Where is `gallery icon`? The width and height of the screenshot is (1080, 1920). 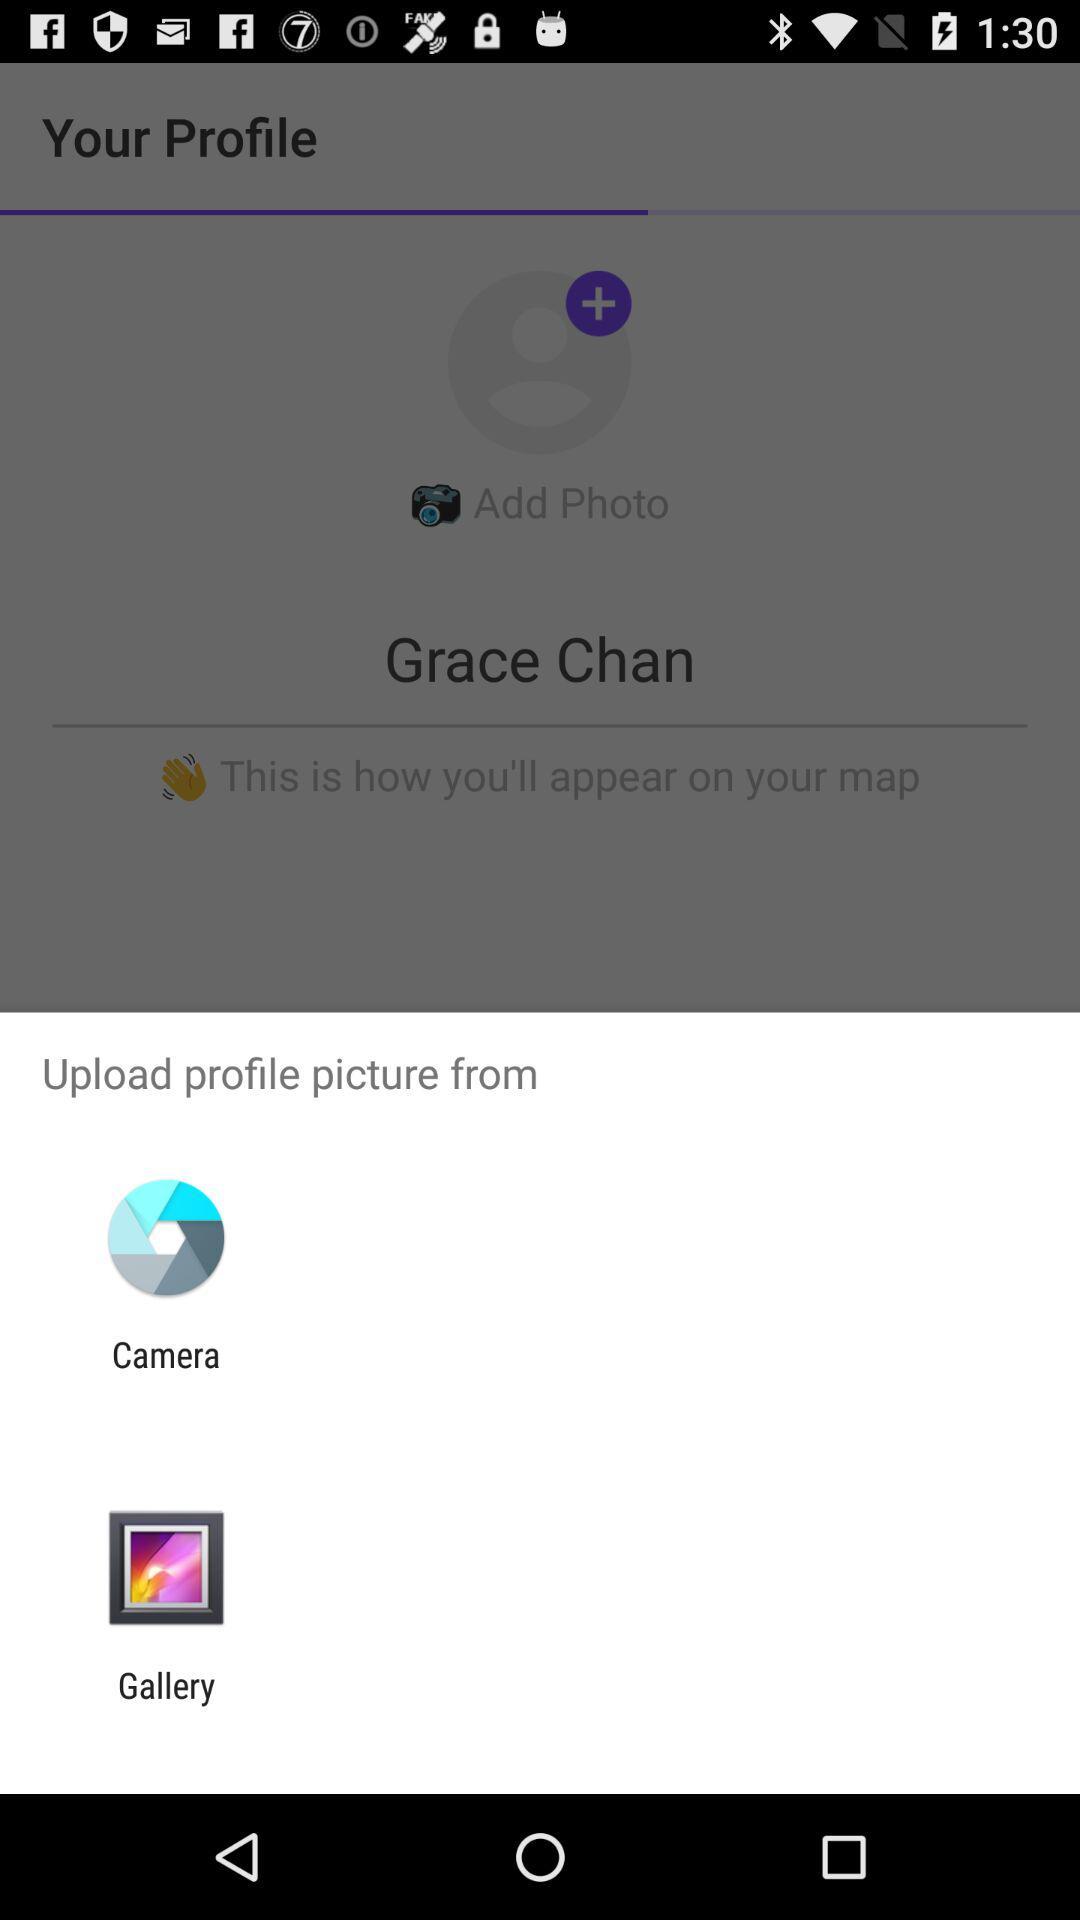
gallery icon is located at coordinates (165, 1705).